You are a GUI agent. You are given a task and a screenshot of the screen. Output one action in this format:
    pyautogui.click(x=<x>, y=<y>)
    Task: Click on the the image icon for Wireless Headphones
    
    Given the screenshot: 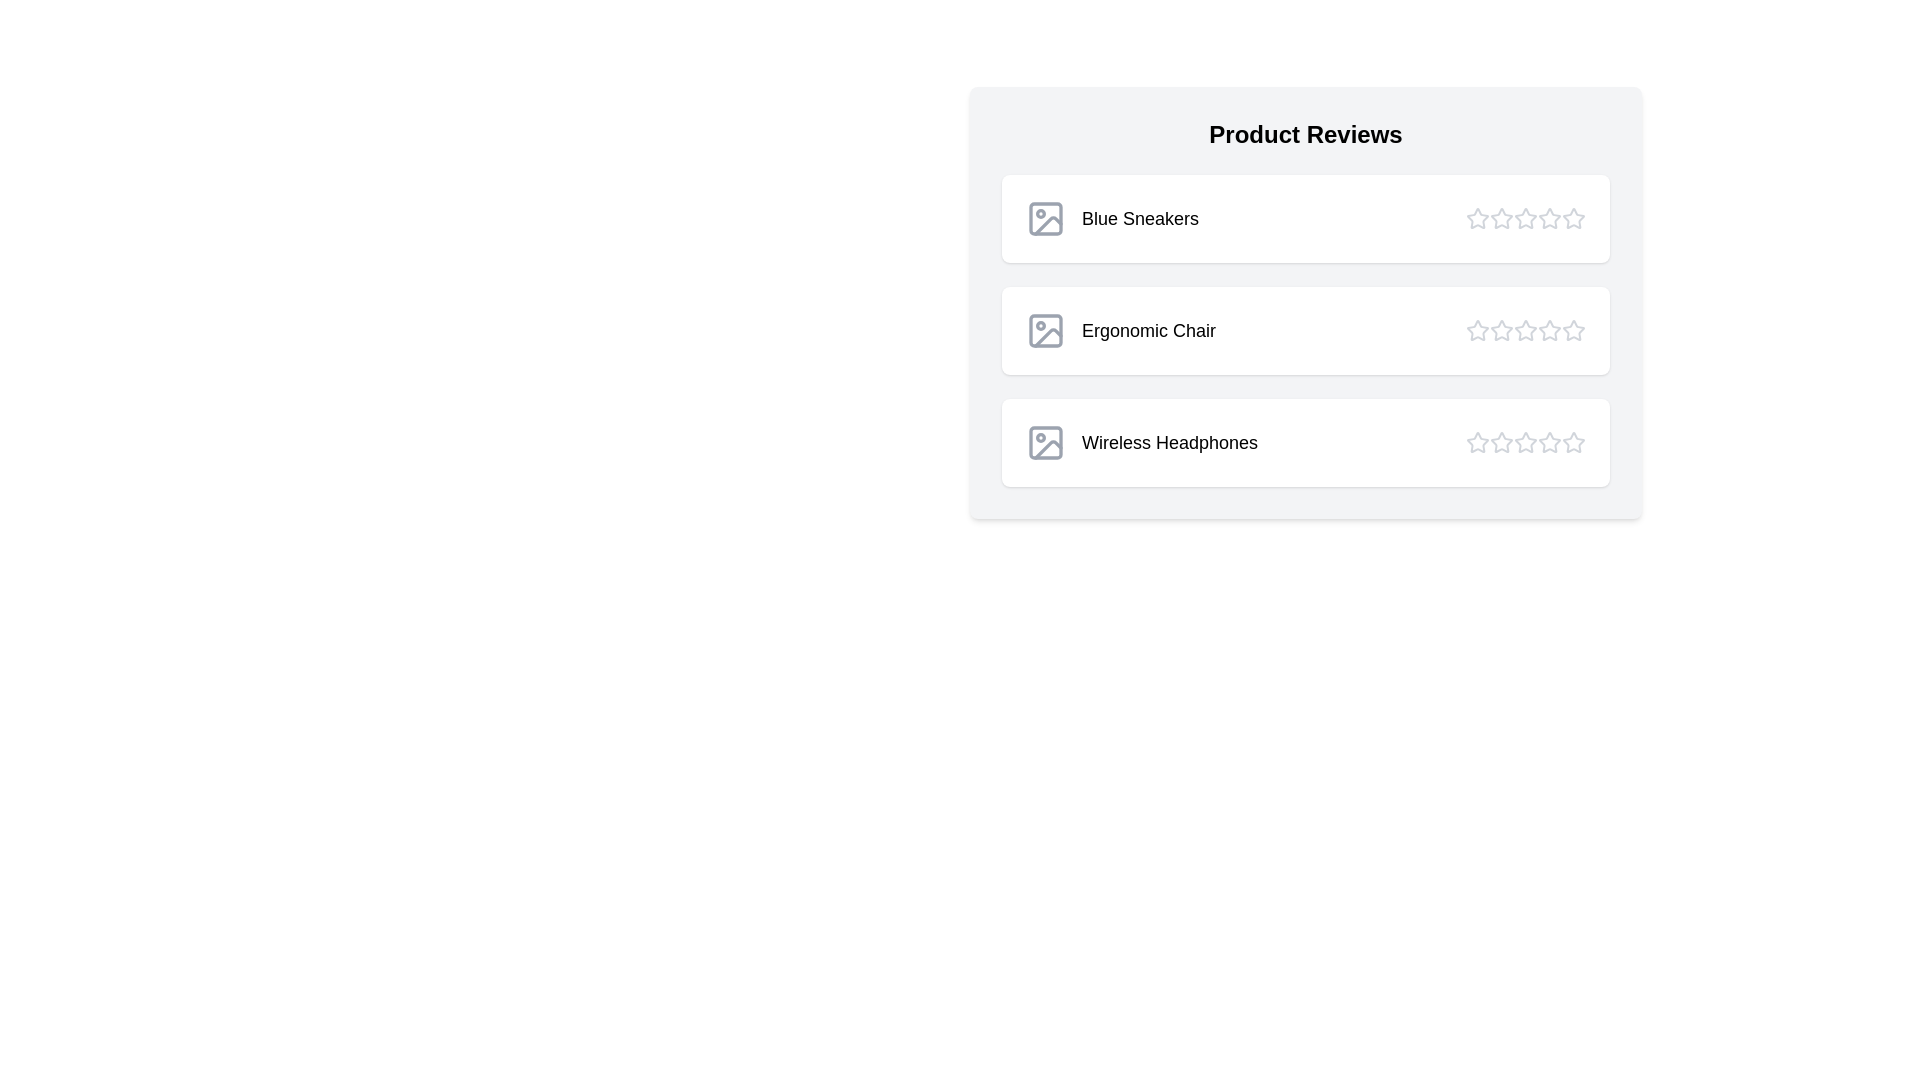 What is the action you would take?
    pyautogui.click(x=1045, y=442)
    